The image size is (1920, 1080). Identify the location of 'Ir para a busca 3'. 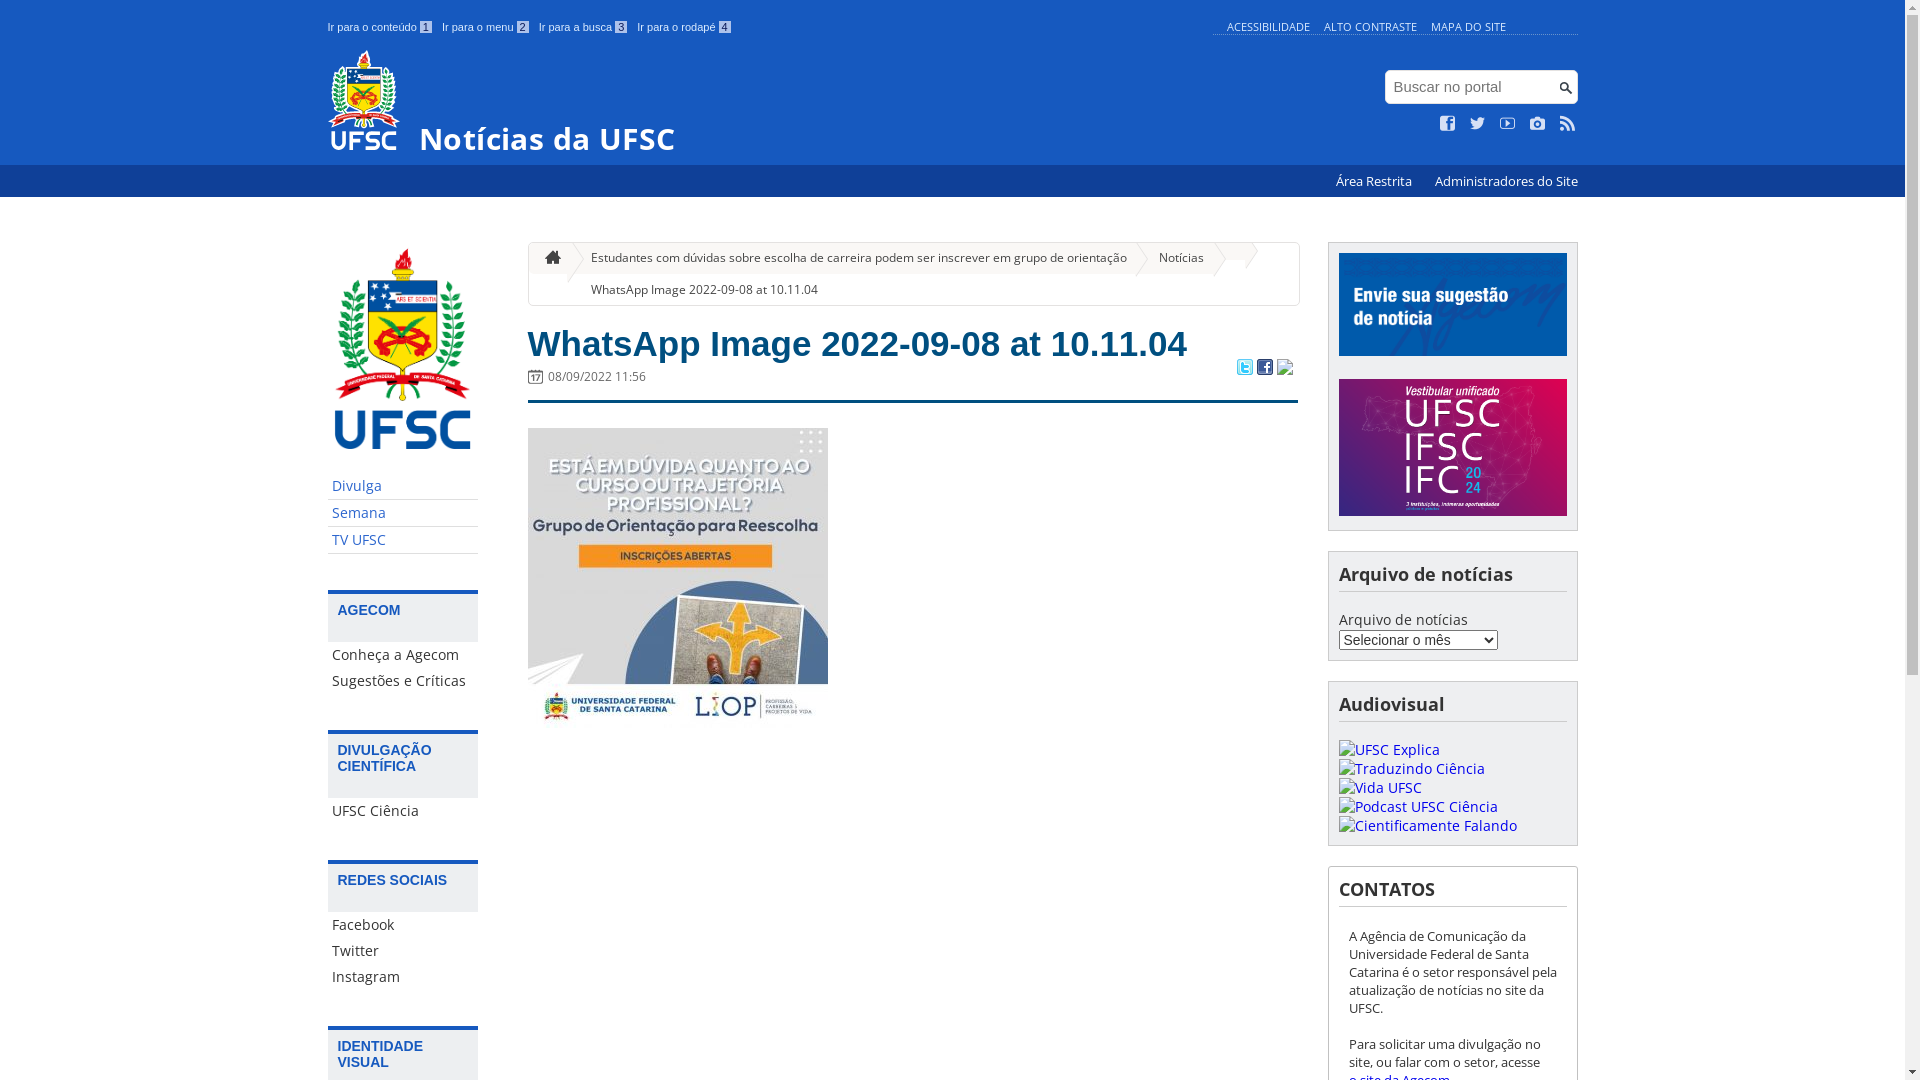
(582, 27).